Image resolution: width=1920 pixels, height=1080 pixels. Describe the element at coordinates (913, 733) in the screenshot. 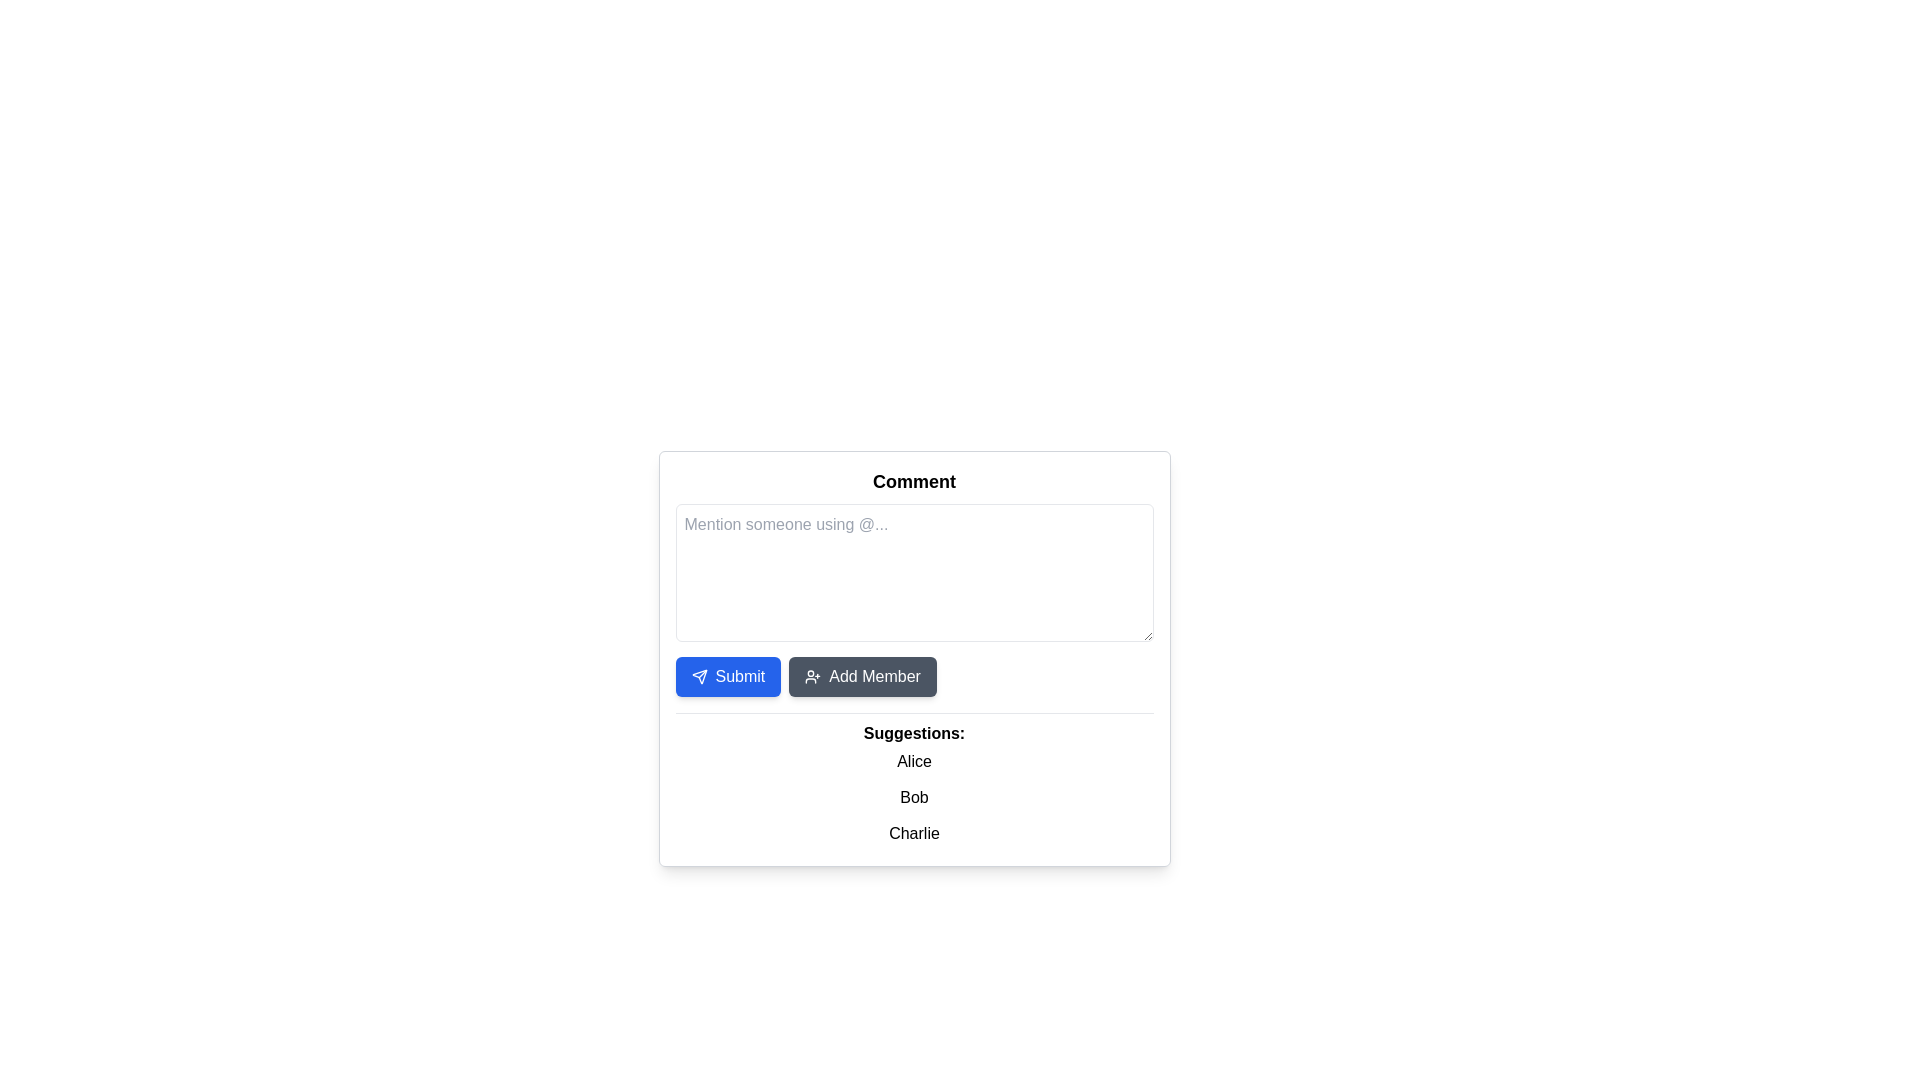

I see `the bolded text label reading 'Suggestions:' which is located above the names 'Alice', 'Bob', and 'Charlie'` at that location.